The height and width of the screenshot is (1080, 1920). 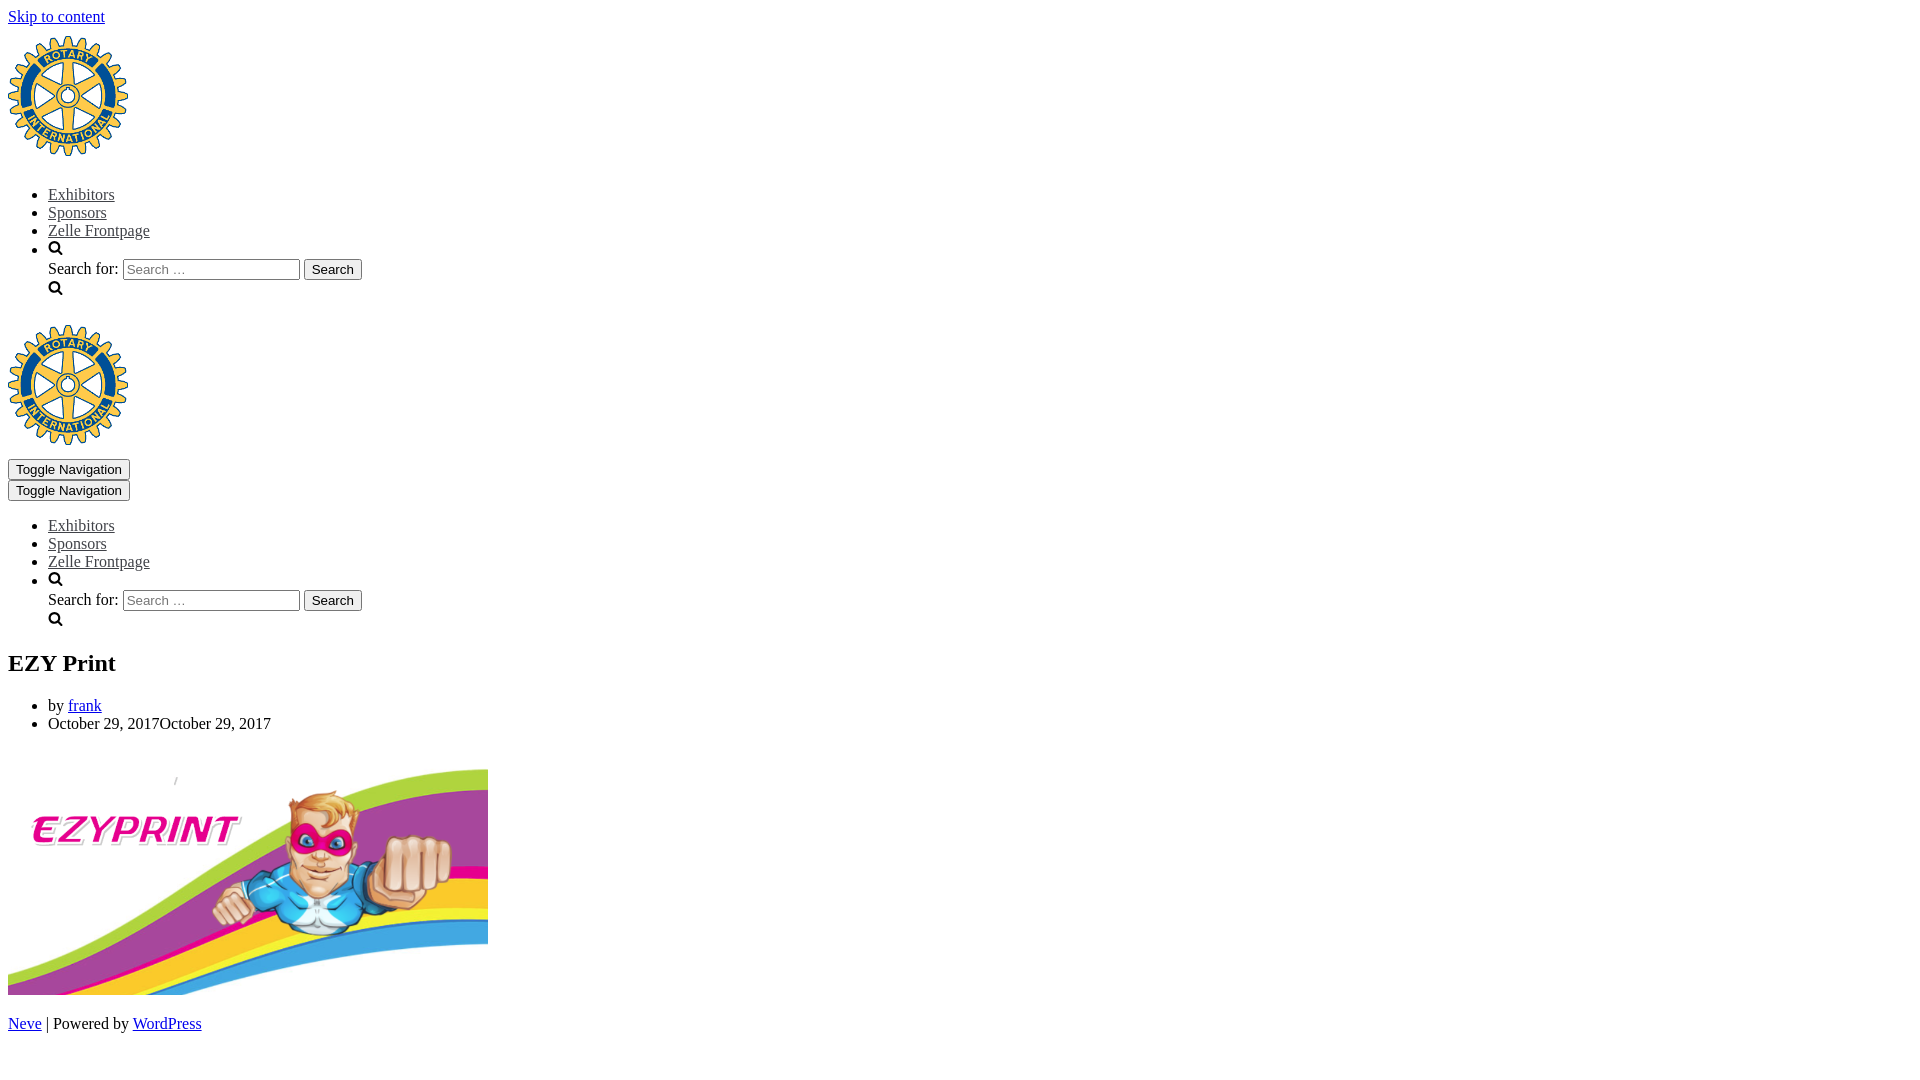 What do you see at coordinates (302, 599) in the screenshot?
I see `'Search'` at bounding box center [302, 599].